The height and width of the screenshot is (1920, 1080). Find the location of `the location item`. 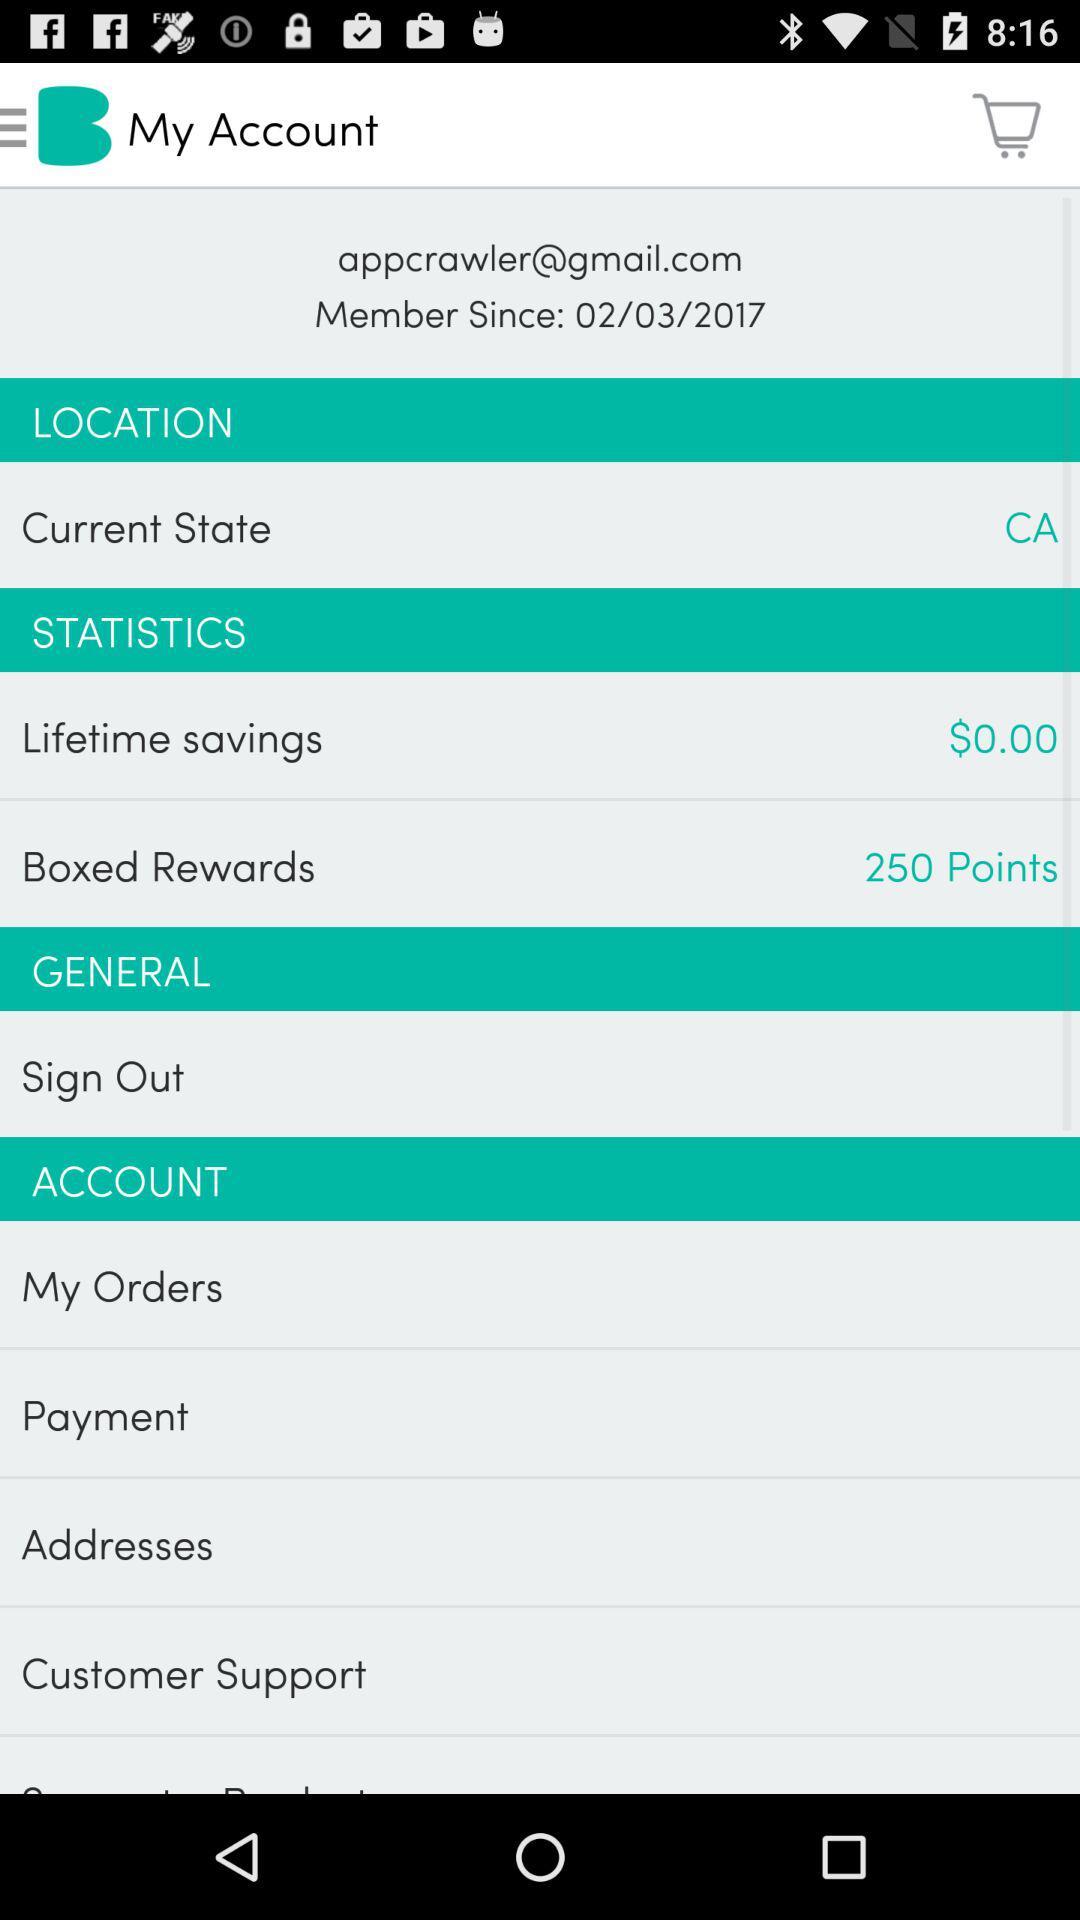

the location item is located at coordinates (540, 419).